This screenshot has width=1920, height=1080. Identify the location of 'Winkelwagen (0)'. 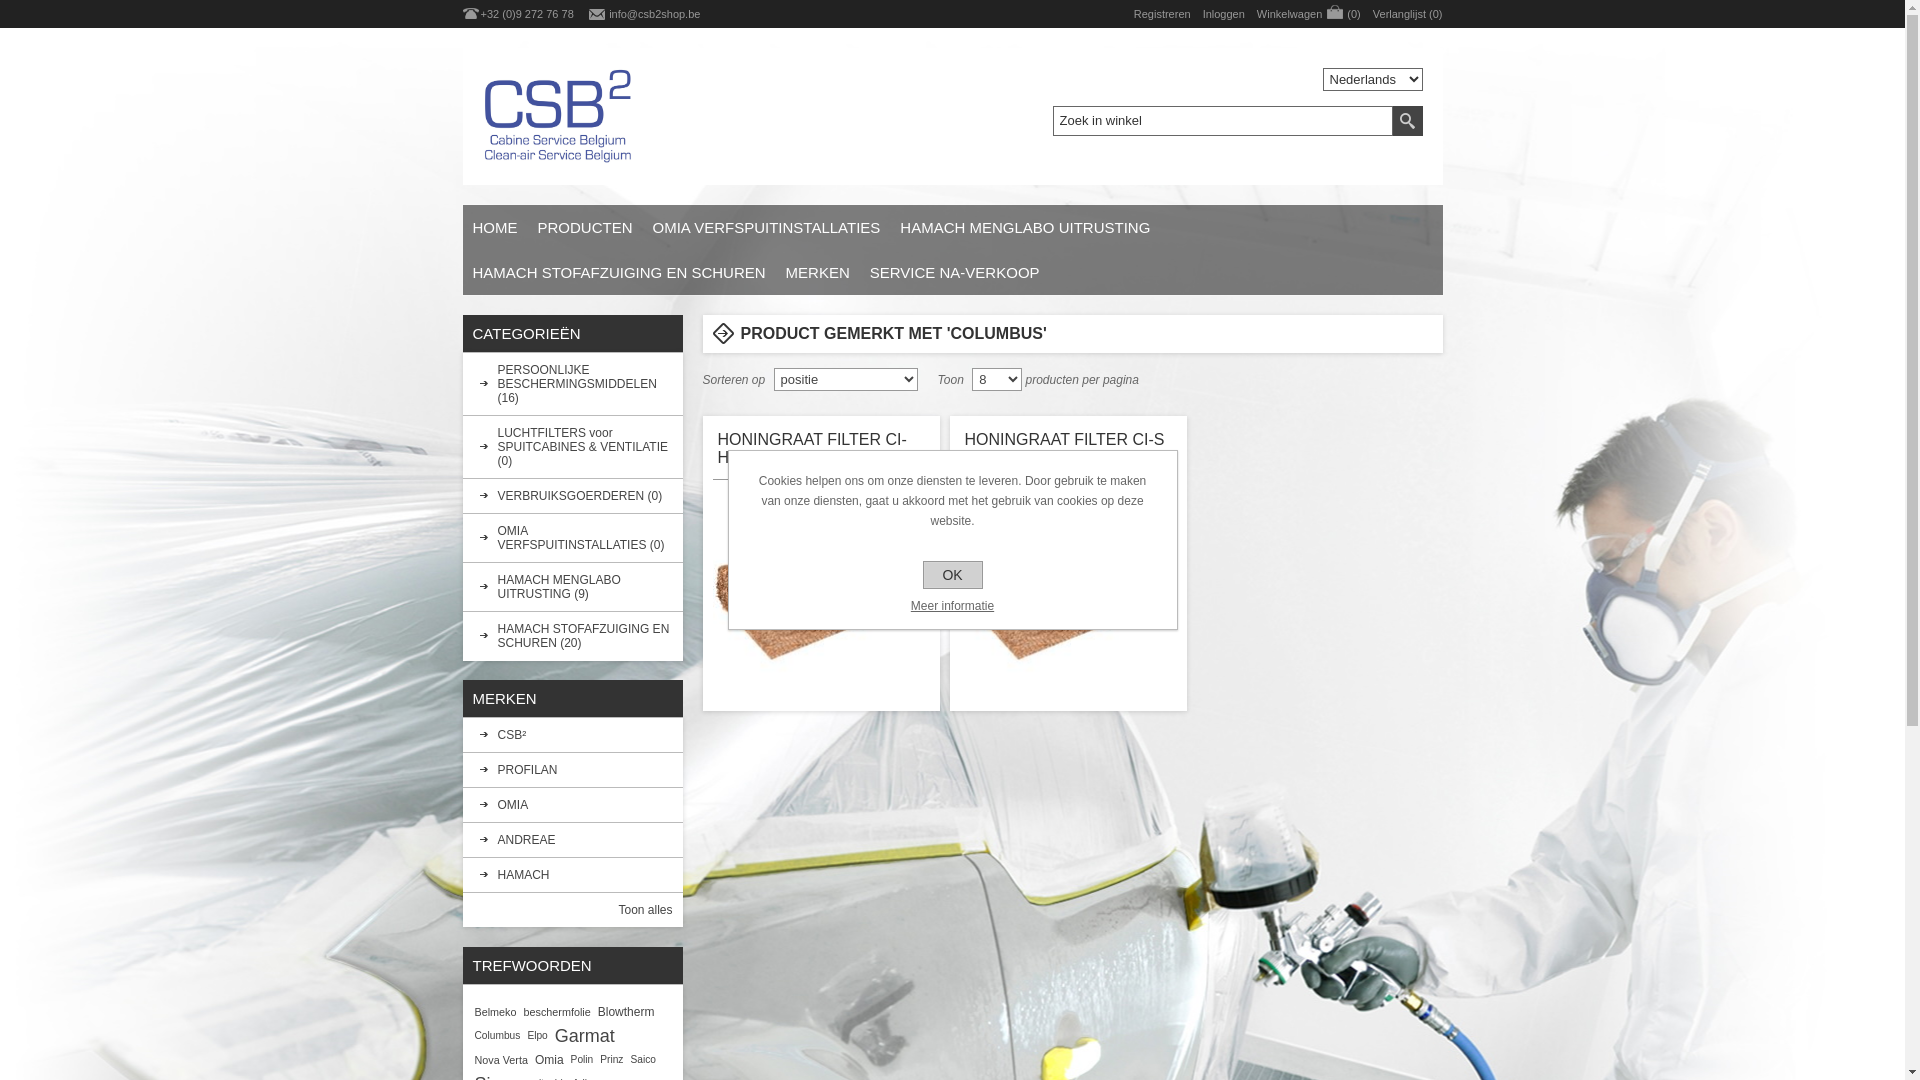
(1256, 14).